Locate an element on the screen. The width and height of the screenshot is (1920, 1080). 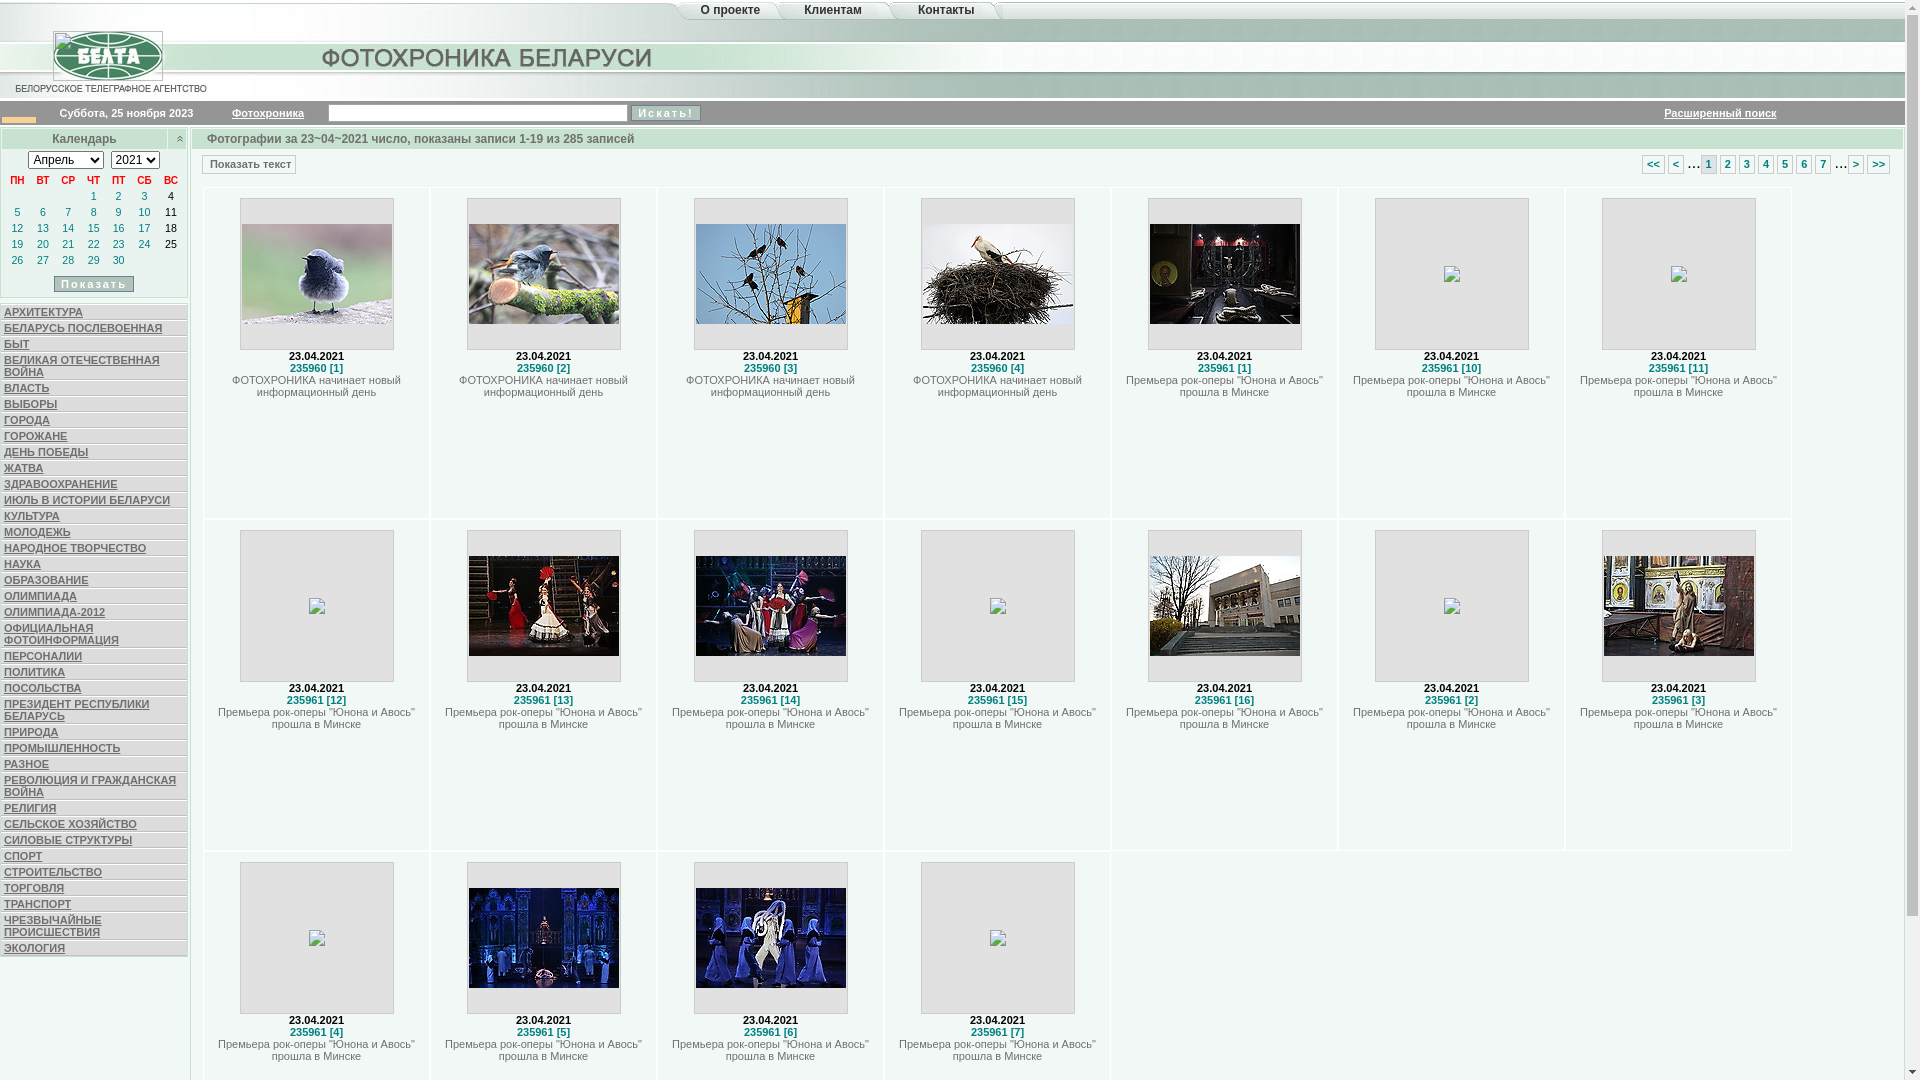
'4' is located at coordinates (171, 196).